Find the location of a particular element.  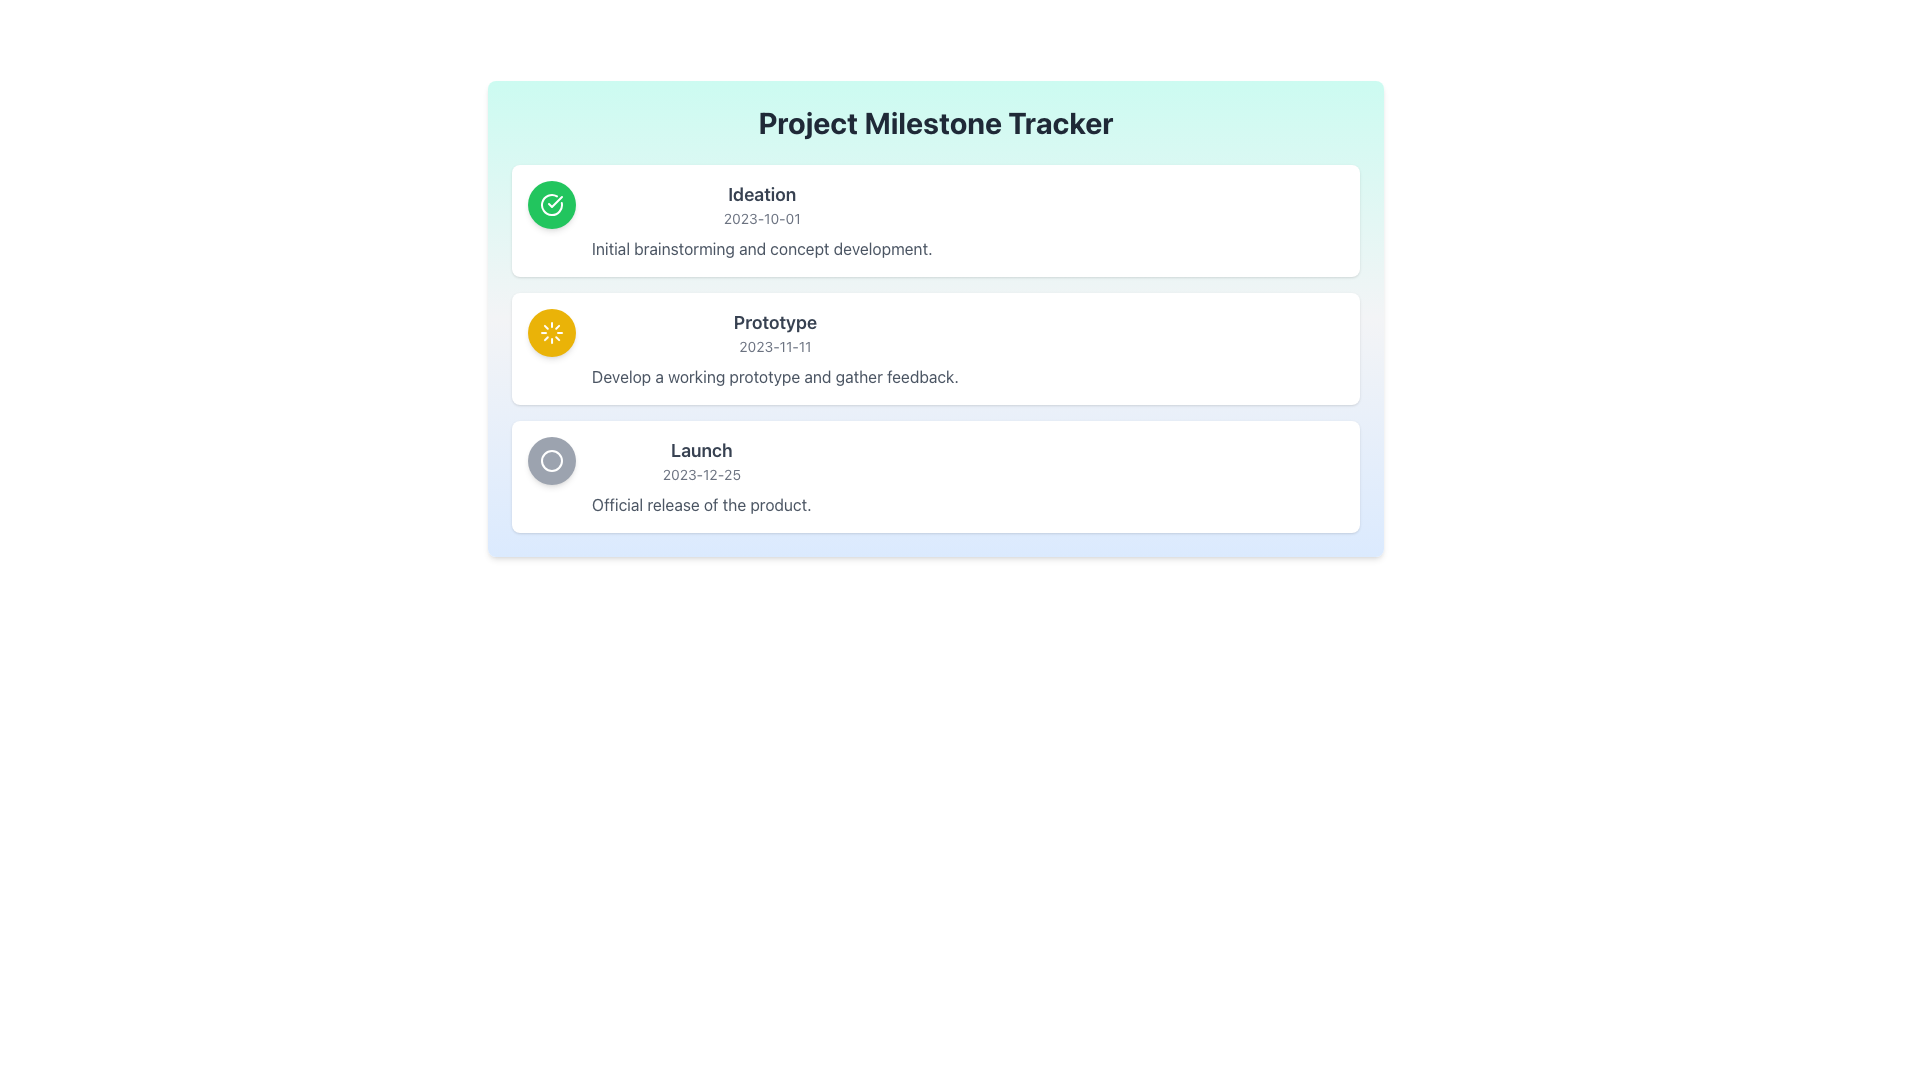

the information represented by the yellow circular icon with a sun symbol, located on the left side of the 'Prototype' card, adjacent to its text, within the second milestone item of the milestone tracker is located at coordinates (552, 331).